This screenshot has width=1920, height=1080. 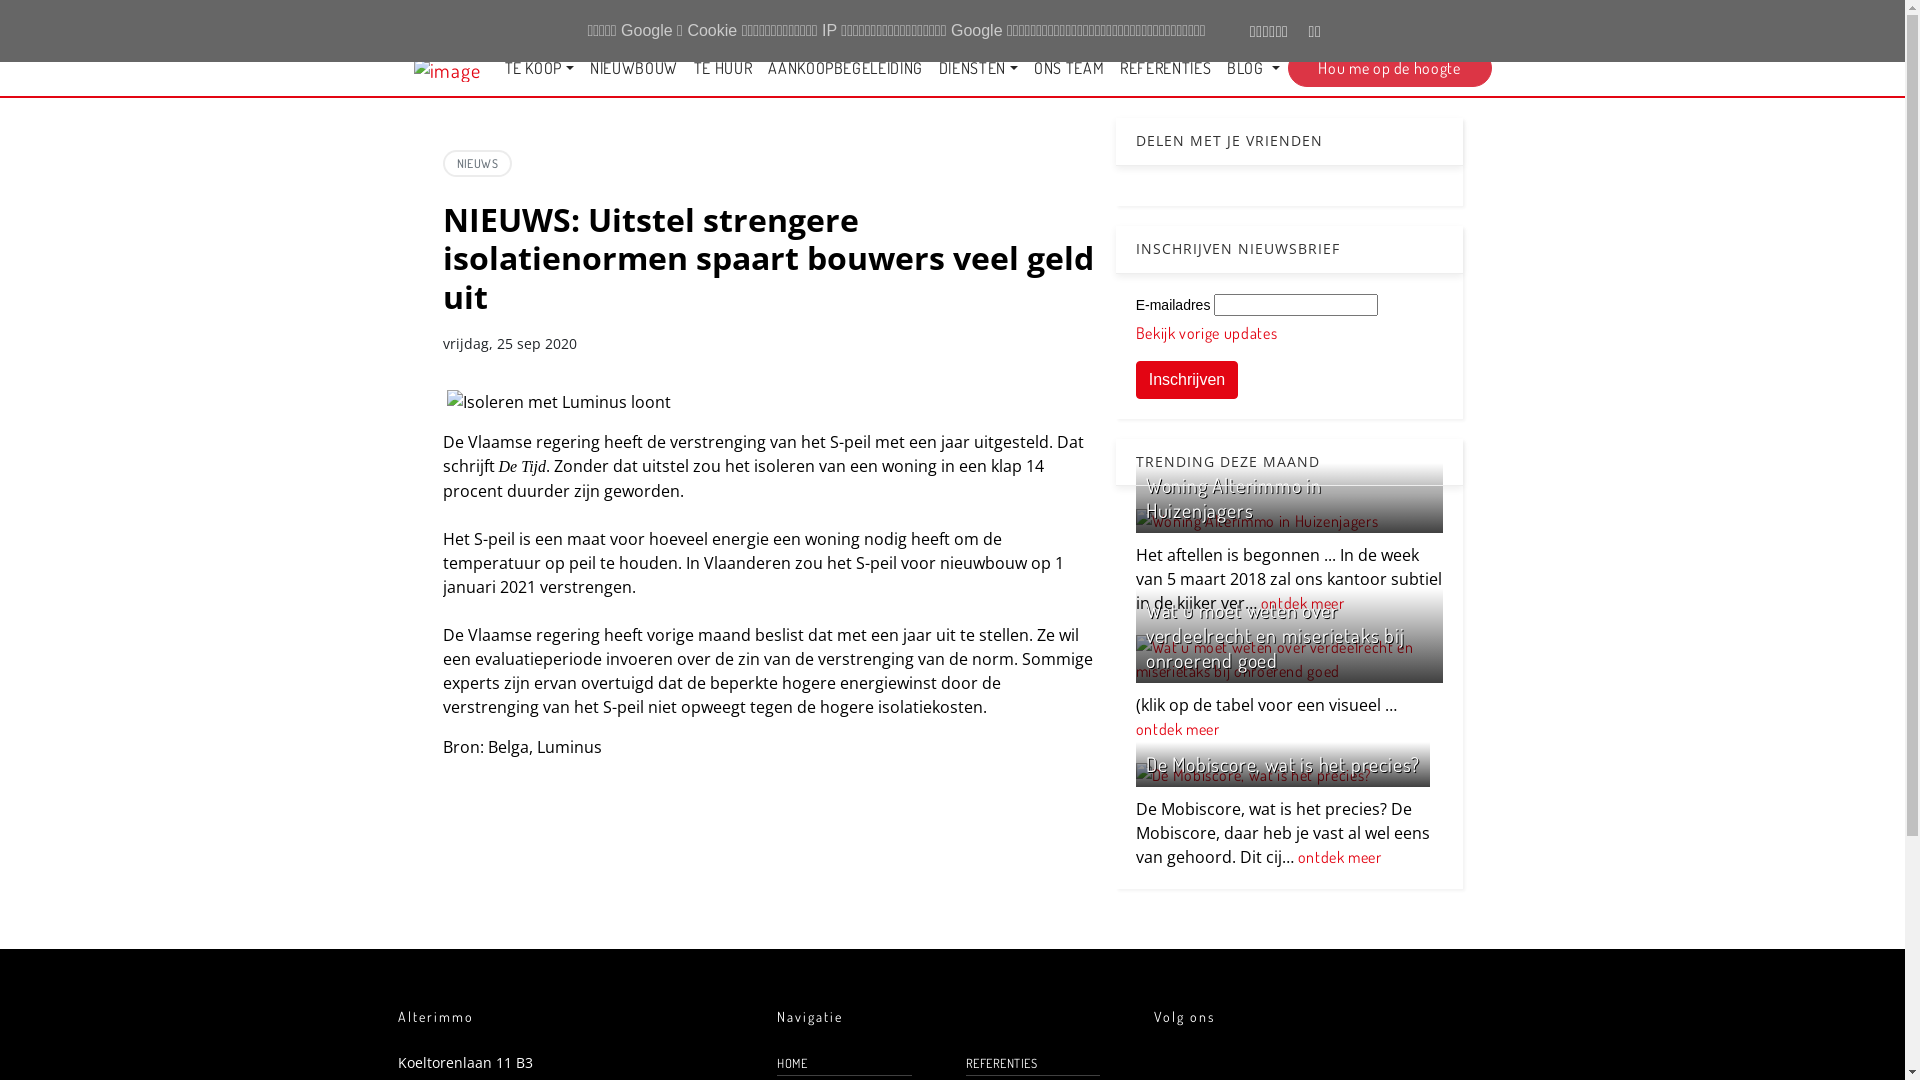 What do you see at coordinates (844, 1062) in the screenshot?
I see `'HOME'` at bounding box center [844, 1062].